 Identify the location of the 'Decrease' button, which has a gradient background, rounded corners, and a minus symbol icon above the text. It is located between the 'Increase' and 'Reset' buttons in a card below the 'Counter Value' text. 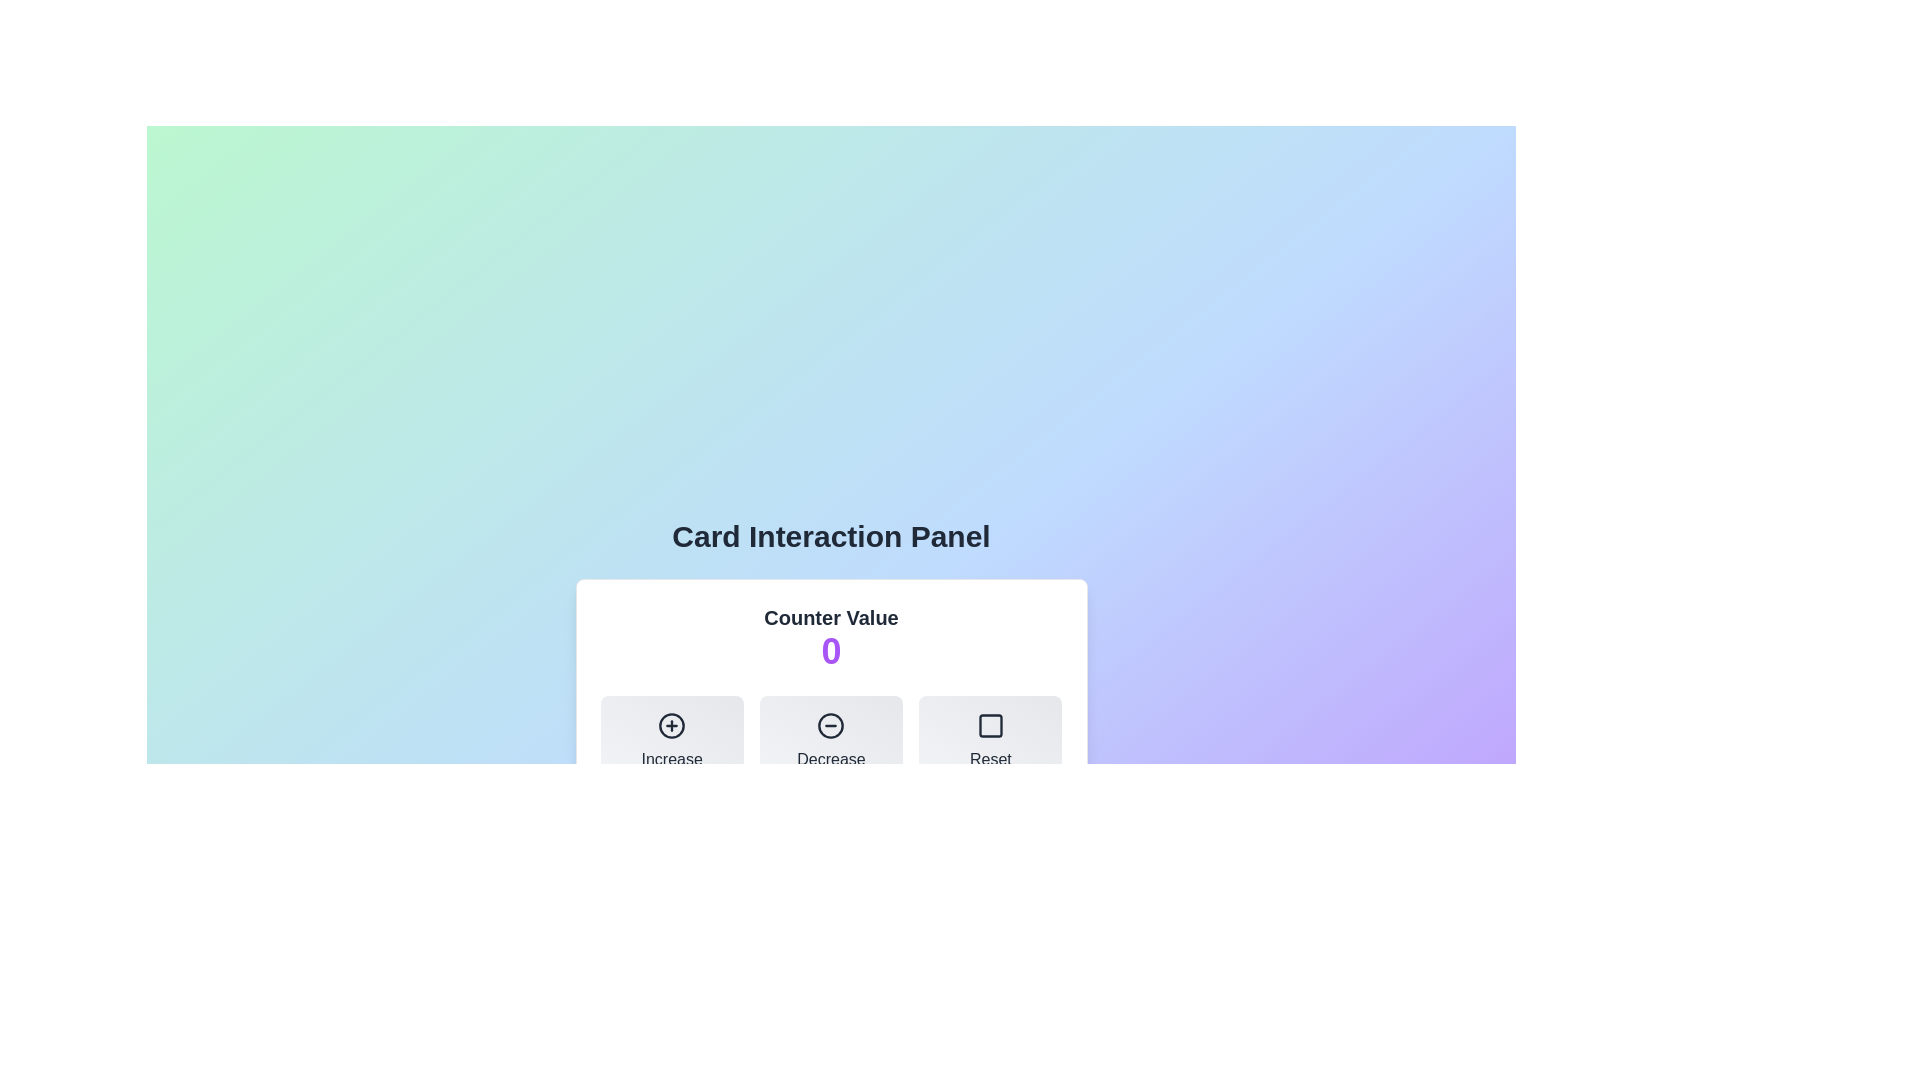
(831, 741).